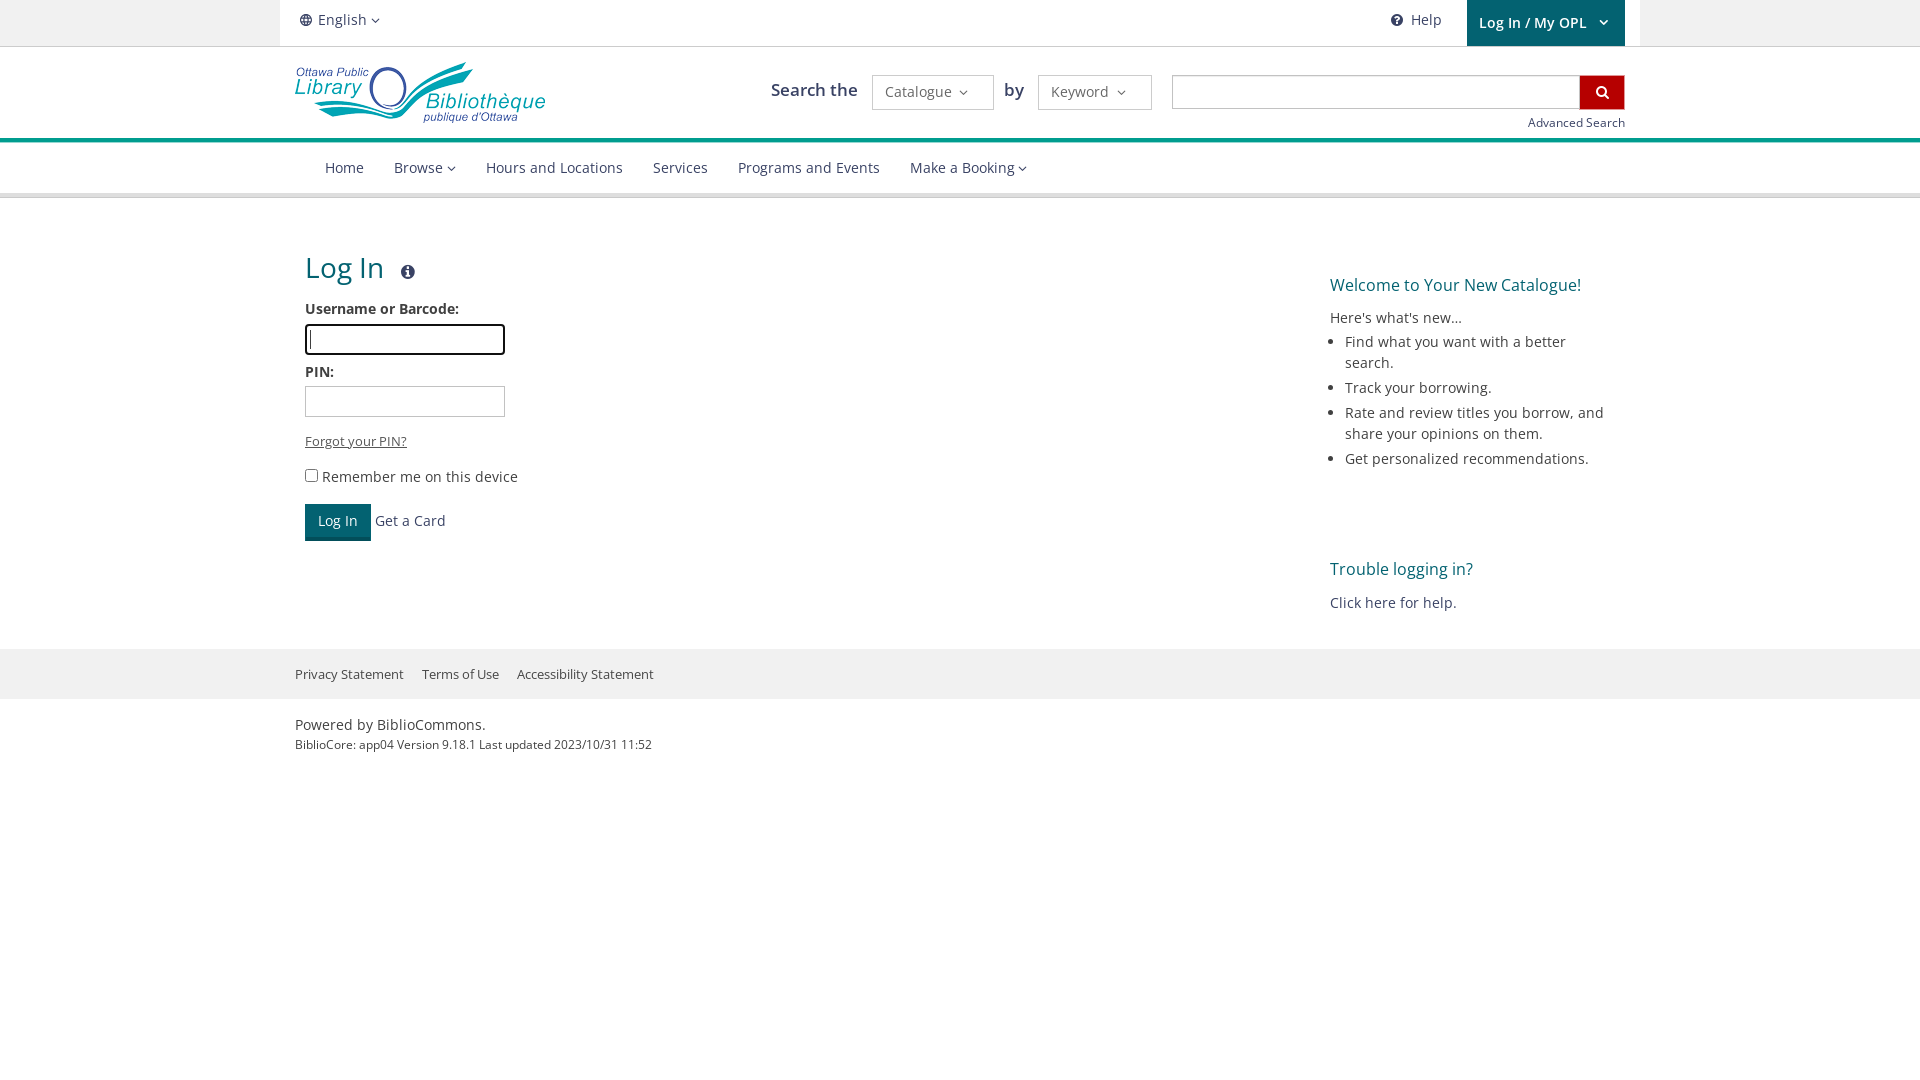  Describe the element at coordinates (1413, 23) in the screenshot. I see `'Help` at that location.